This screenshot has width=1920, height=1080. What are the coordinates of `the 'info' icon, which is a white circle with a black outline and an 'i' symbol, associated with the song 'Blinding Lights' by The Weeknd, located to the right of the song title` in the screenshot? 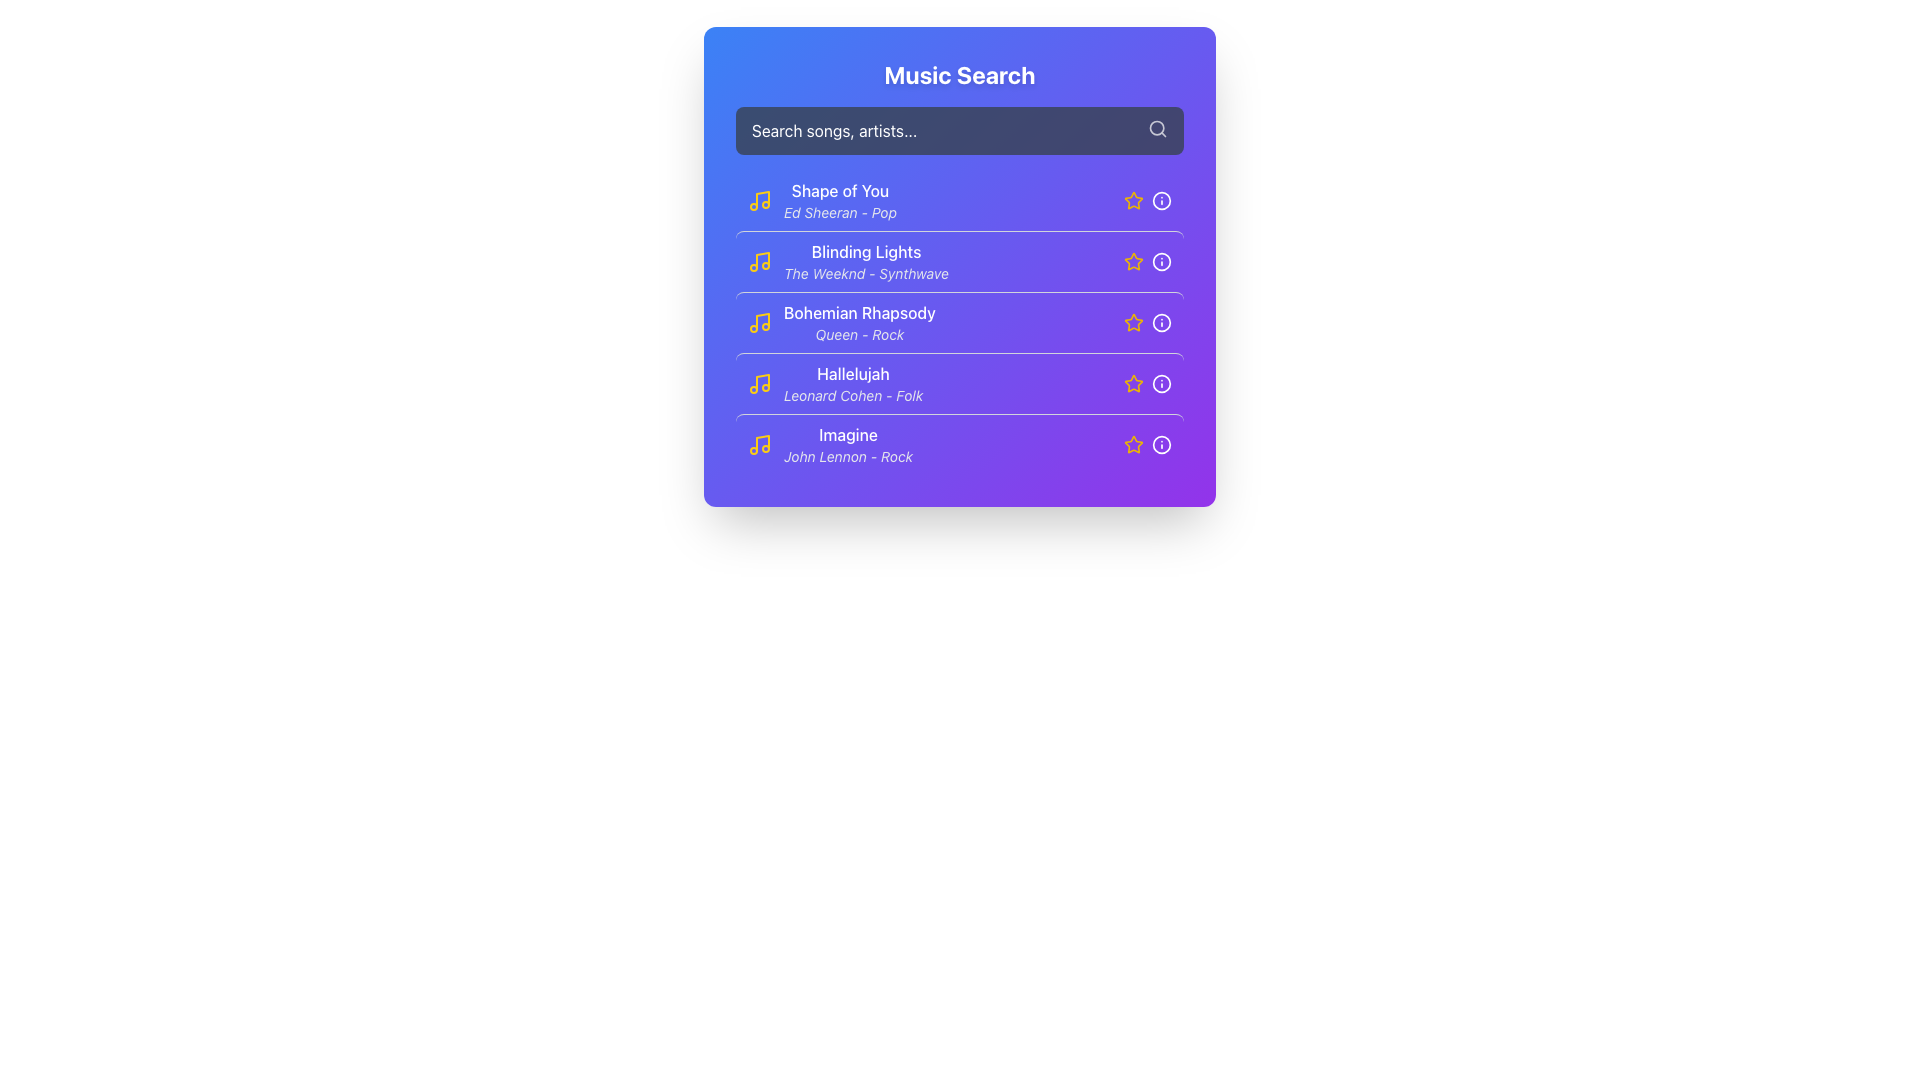 It's located at (1161, 261).